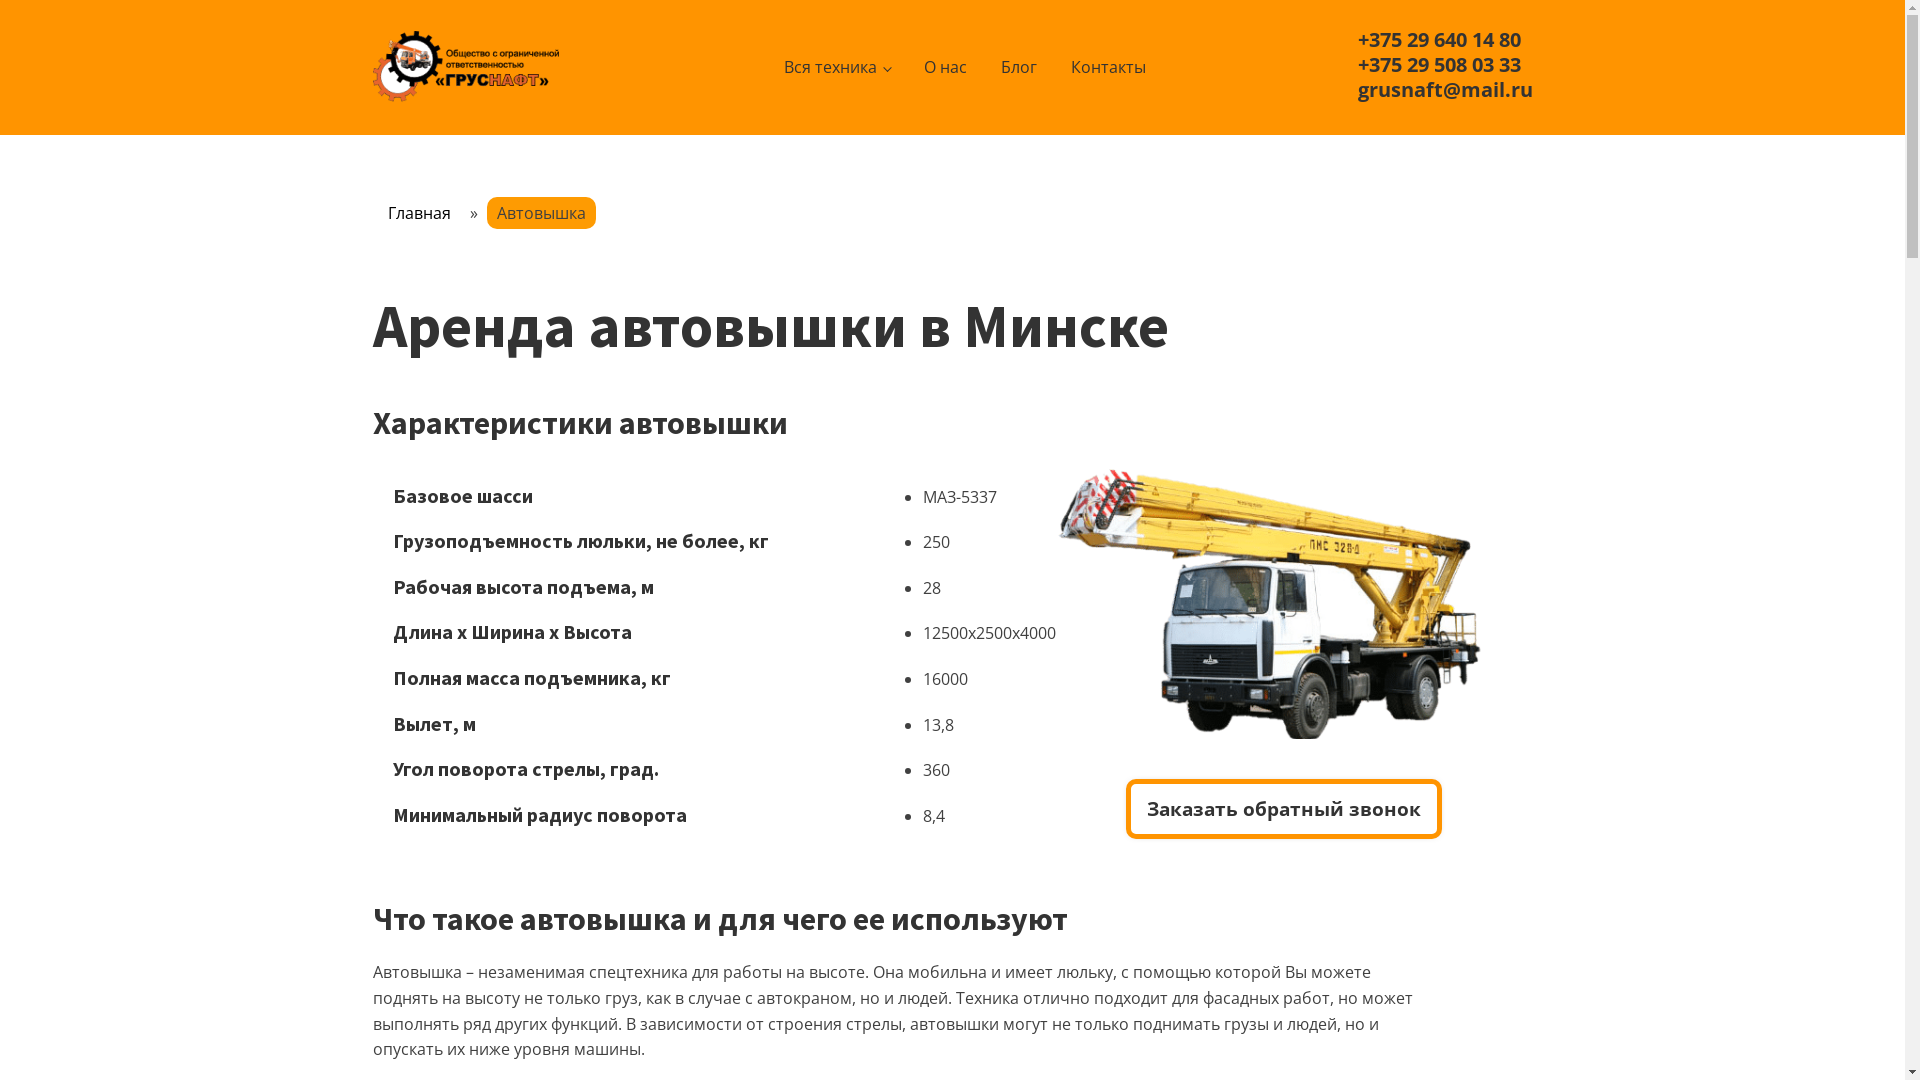 The height and width of the screenshot is (1080, 1920). I want to click on '+375 29 508 03 33', so click(1358, 64).